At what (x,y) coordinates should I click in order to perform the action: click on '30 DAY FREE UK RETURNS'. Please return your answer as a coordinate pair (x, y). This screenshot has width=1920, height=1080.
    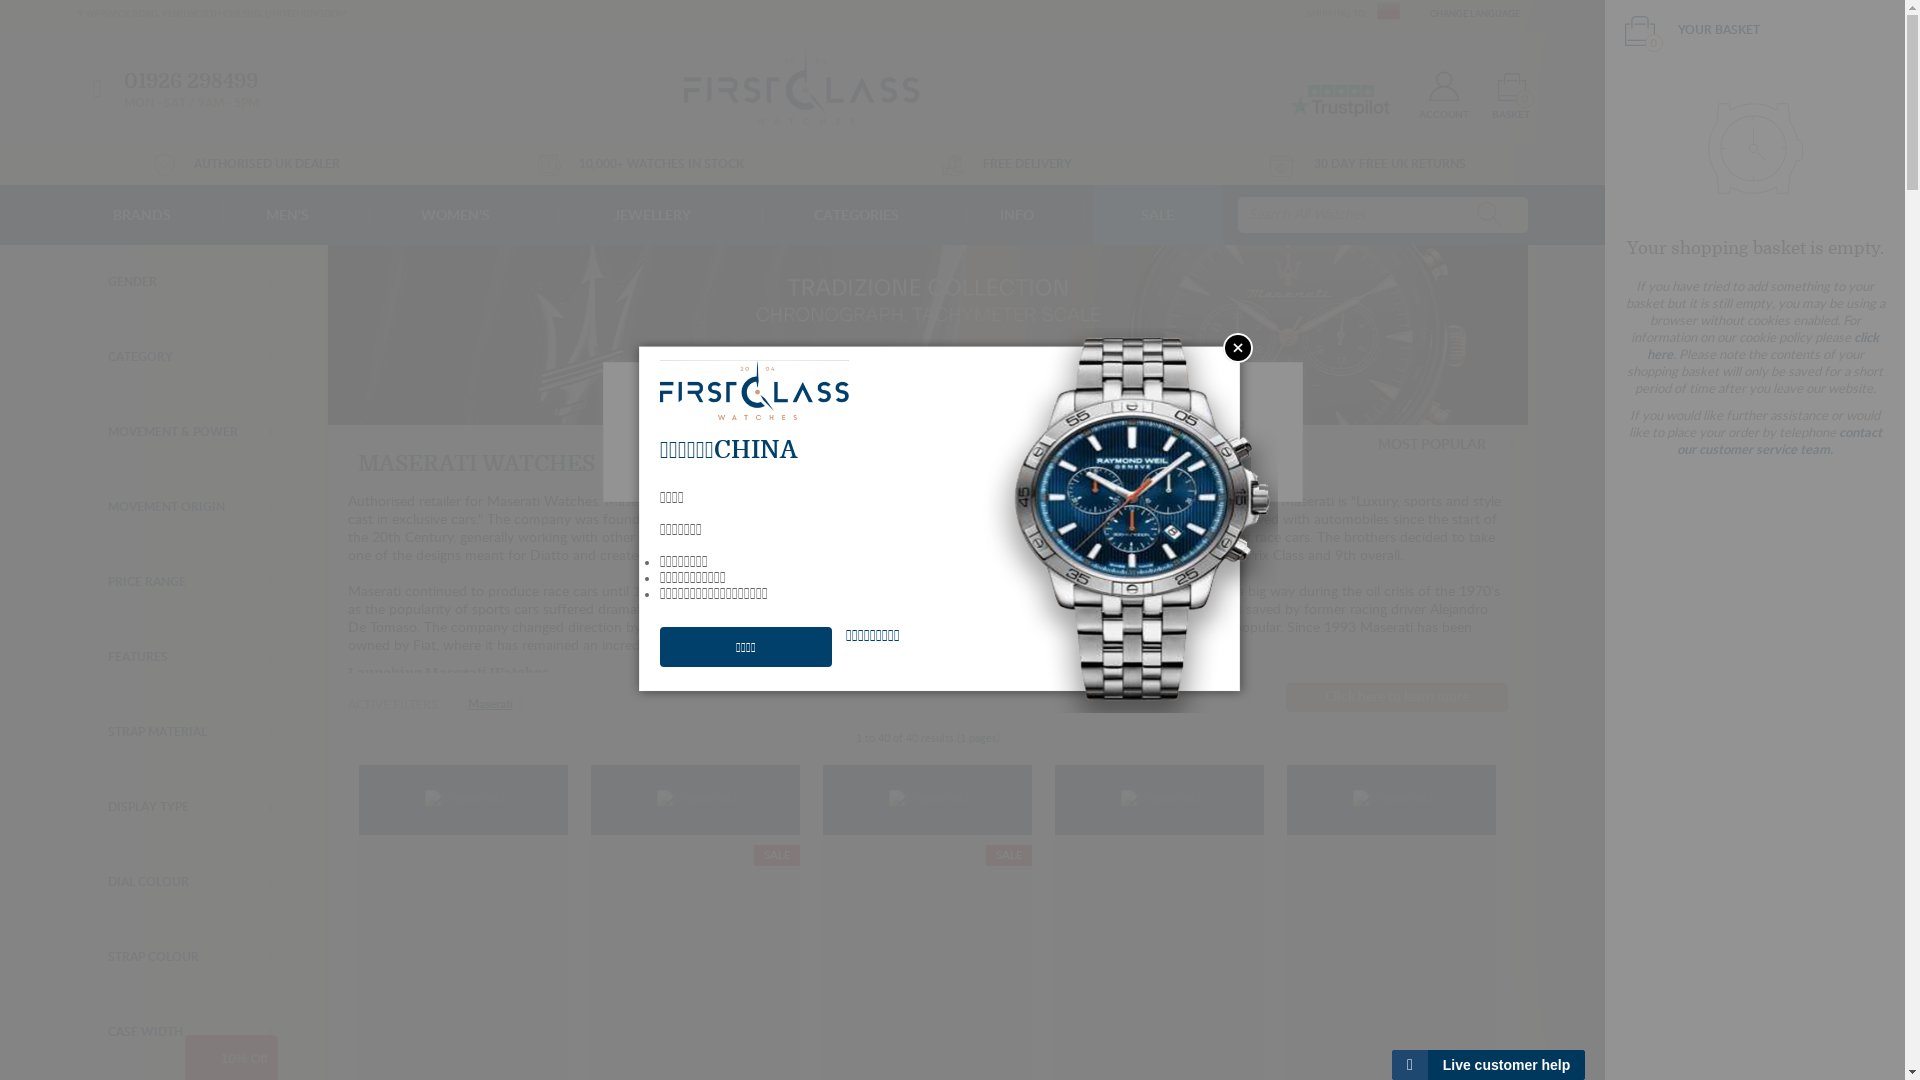
    Looking at the image, I should click on (1358, 163).